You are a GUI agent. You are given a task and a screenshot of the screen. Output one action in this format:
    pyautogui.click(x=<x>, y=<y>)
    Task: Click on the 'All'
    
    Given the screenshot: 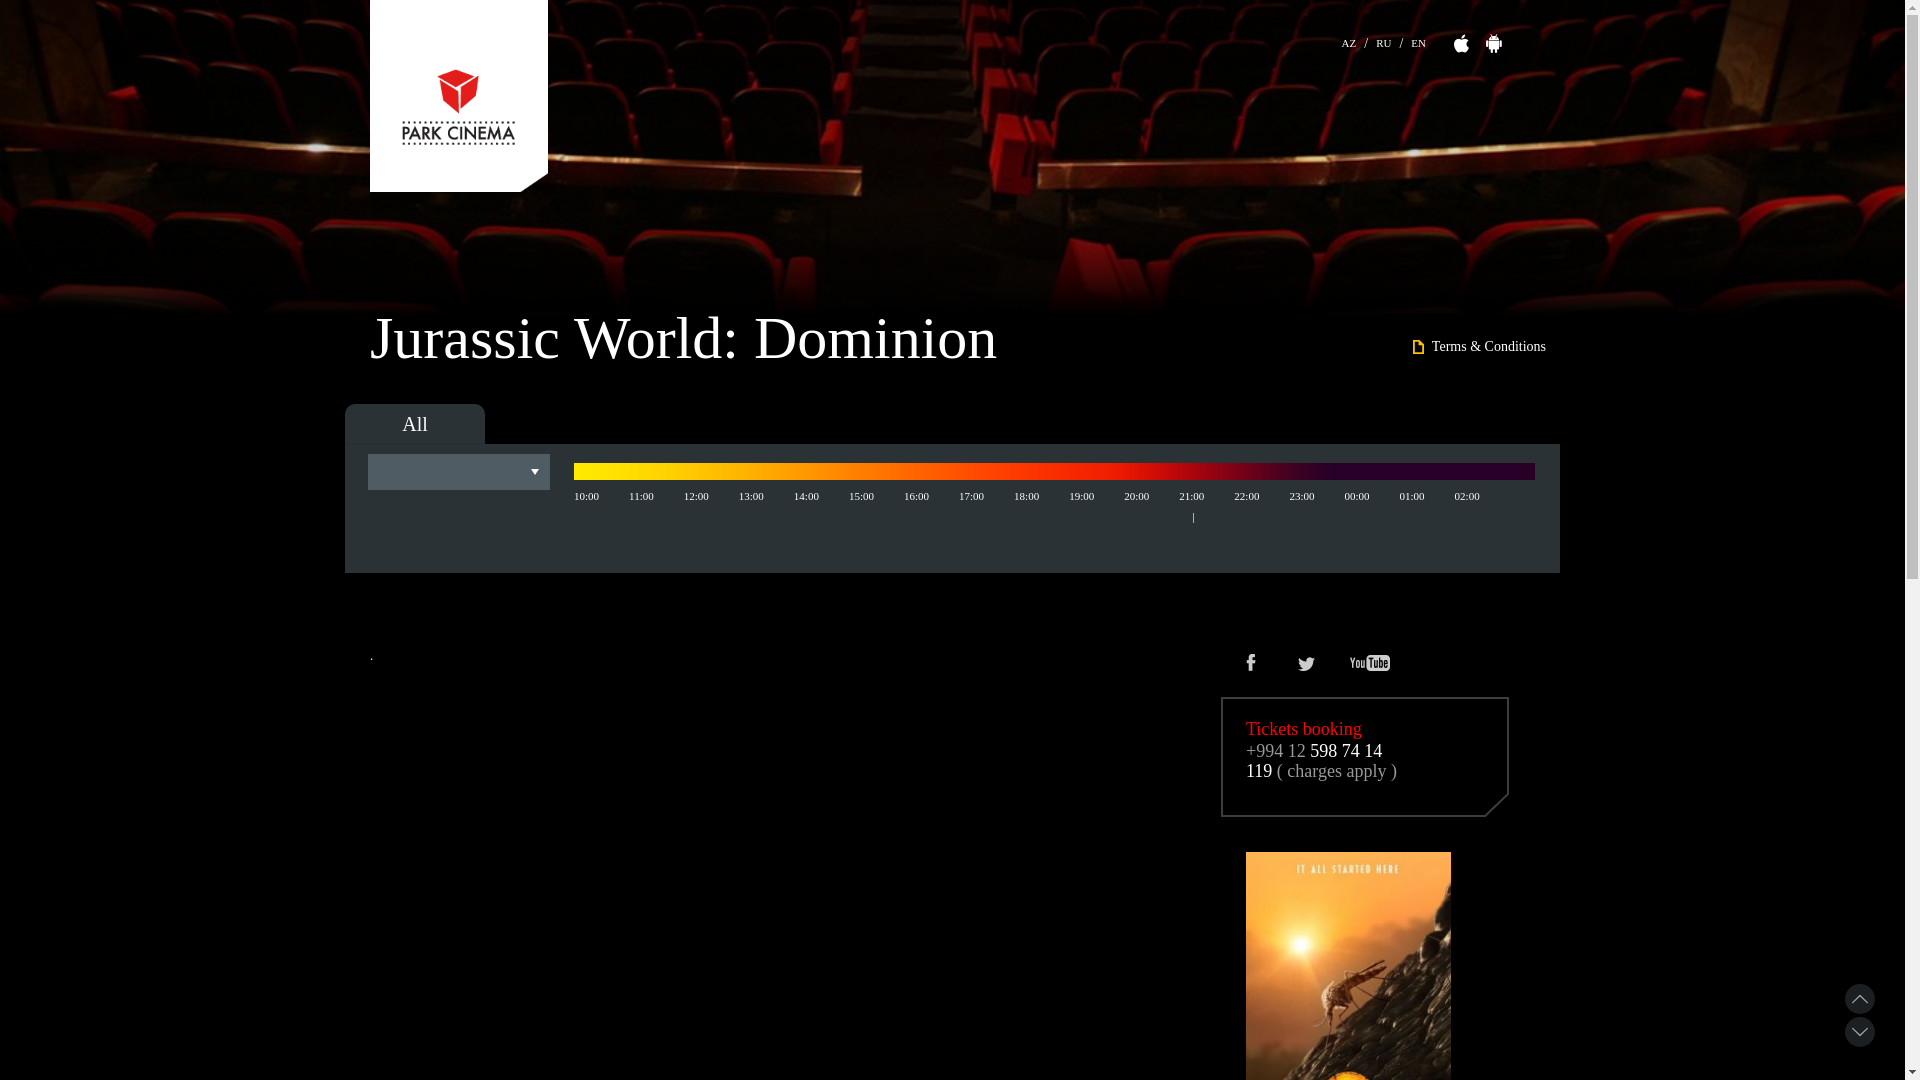 What is the action you would take?
    pyautogui.click(x=413, y=423)
    